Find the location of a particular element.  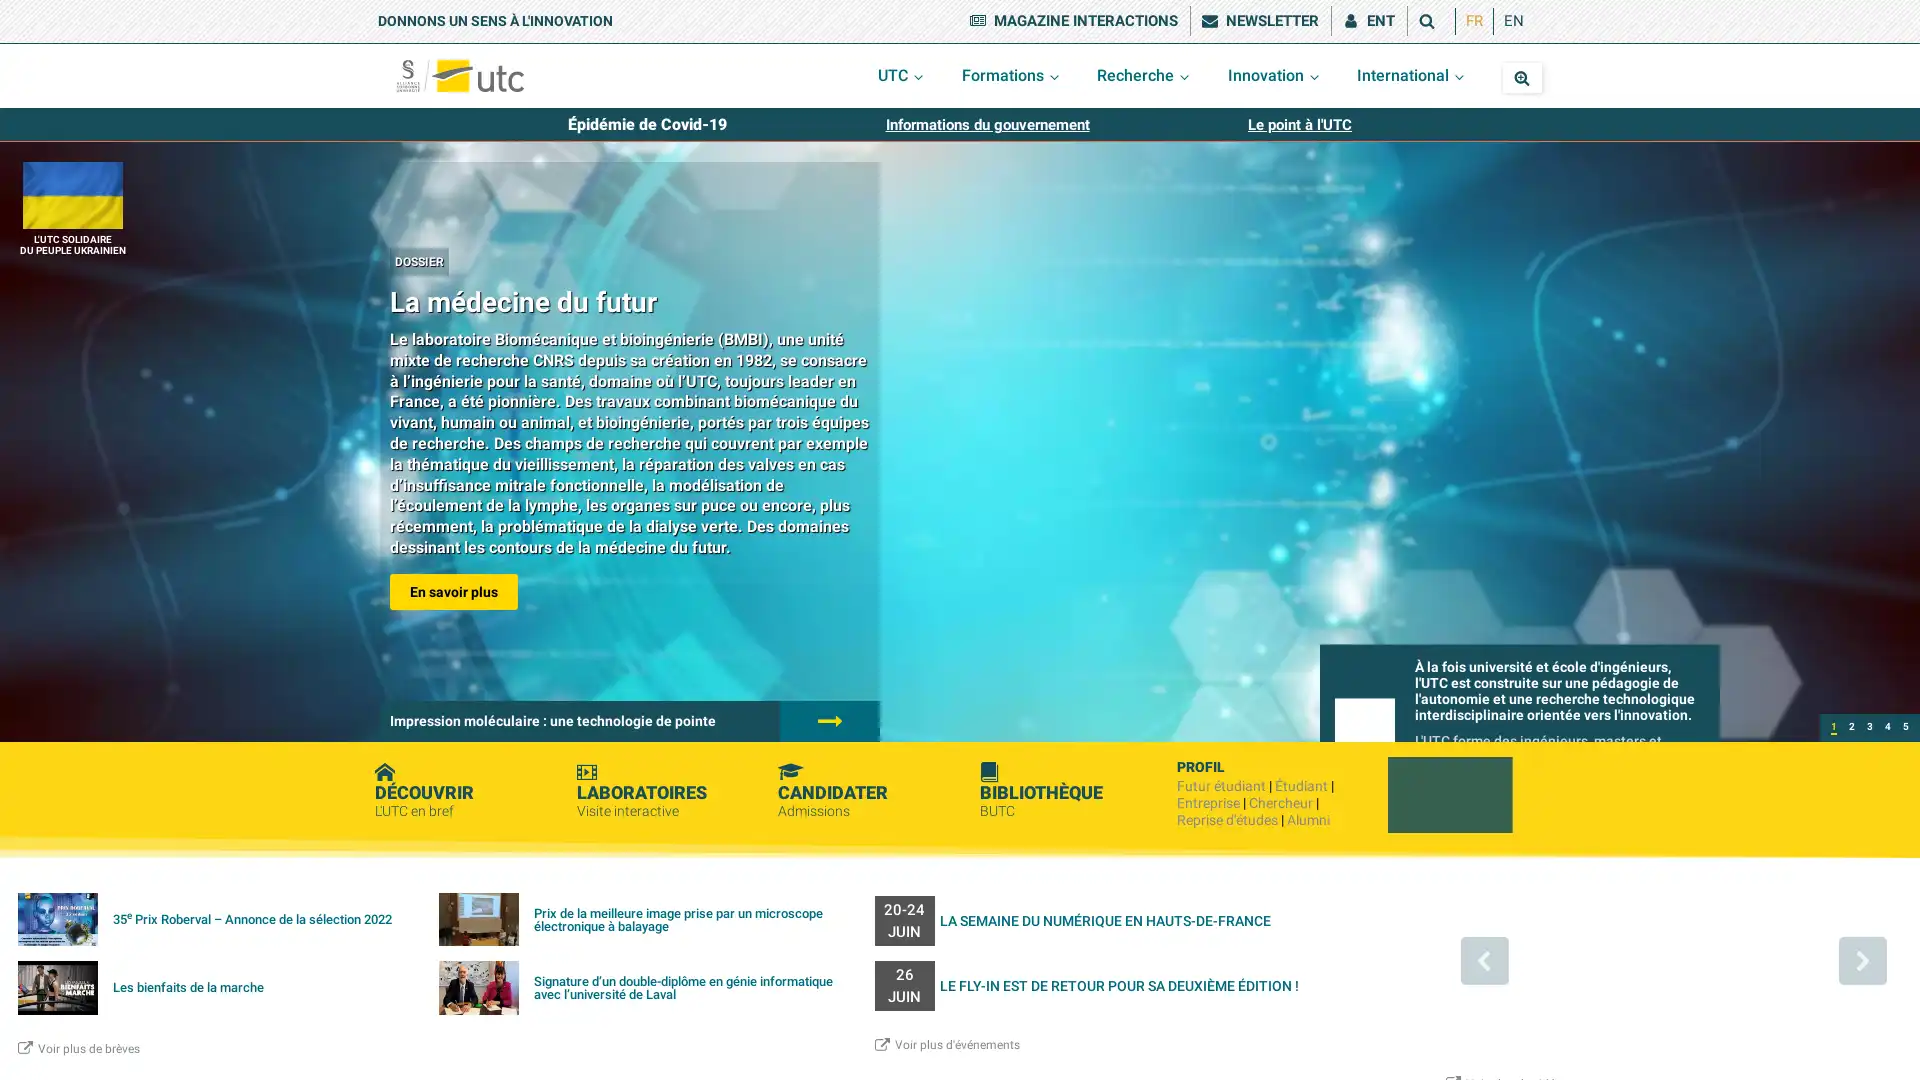

Une IA sure et robuste is located at coordinates (1886, 728).